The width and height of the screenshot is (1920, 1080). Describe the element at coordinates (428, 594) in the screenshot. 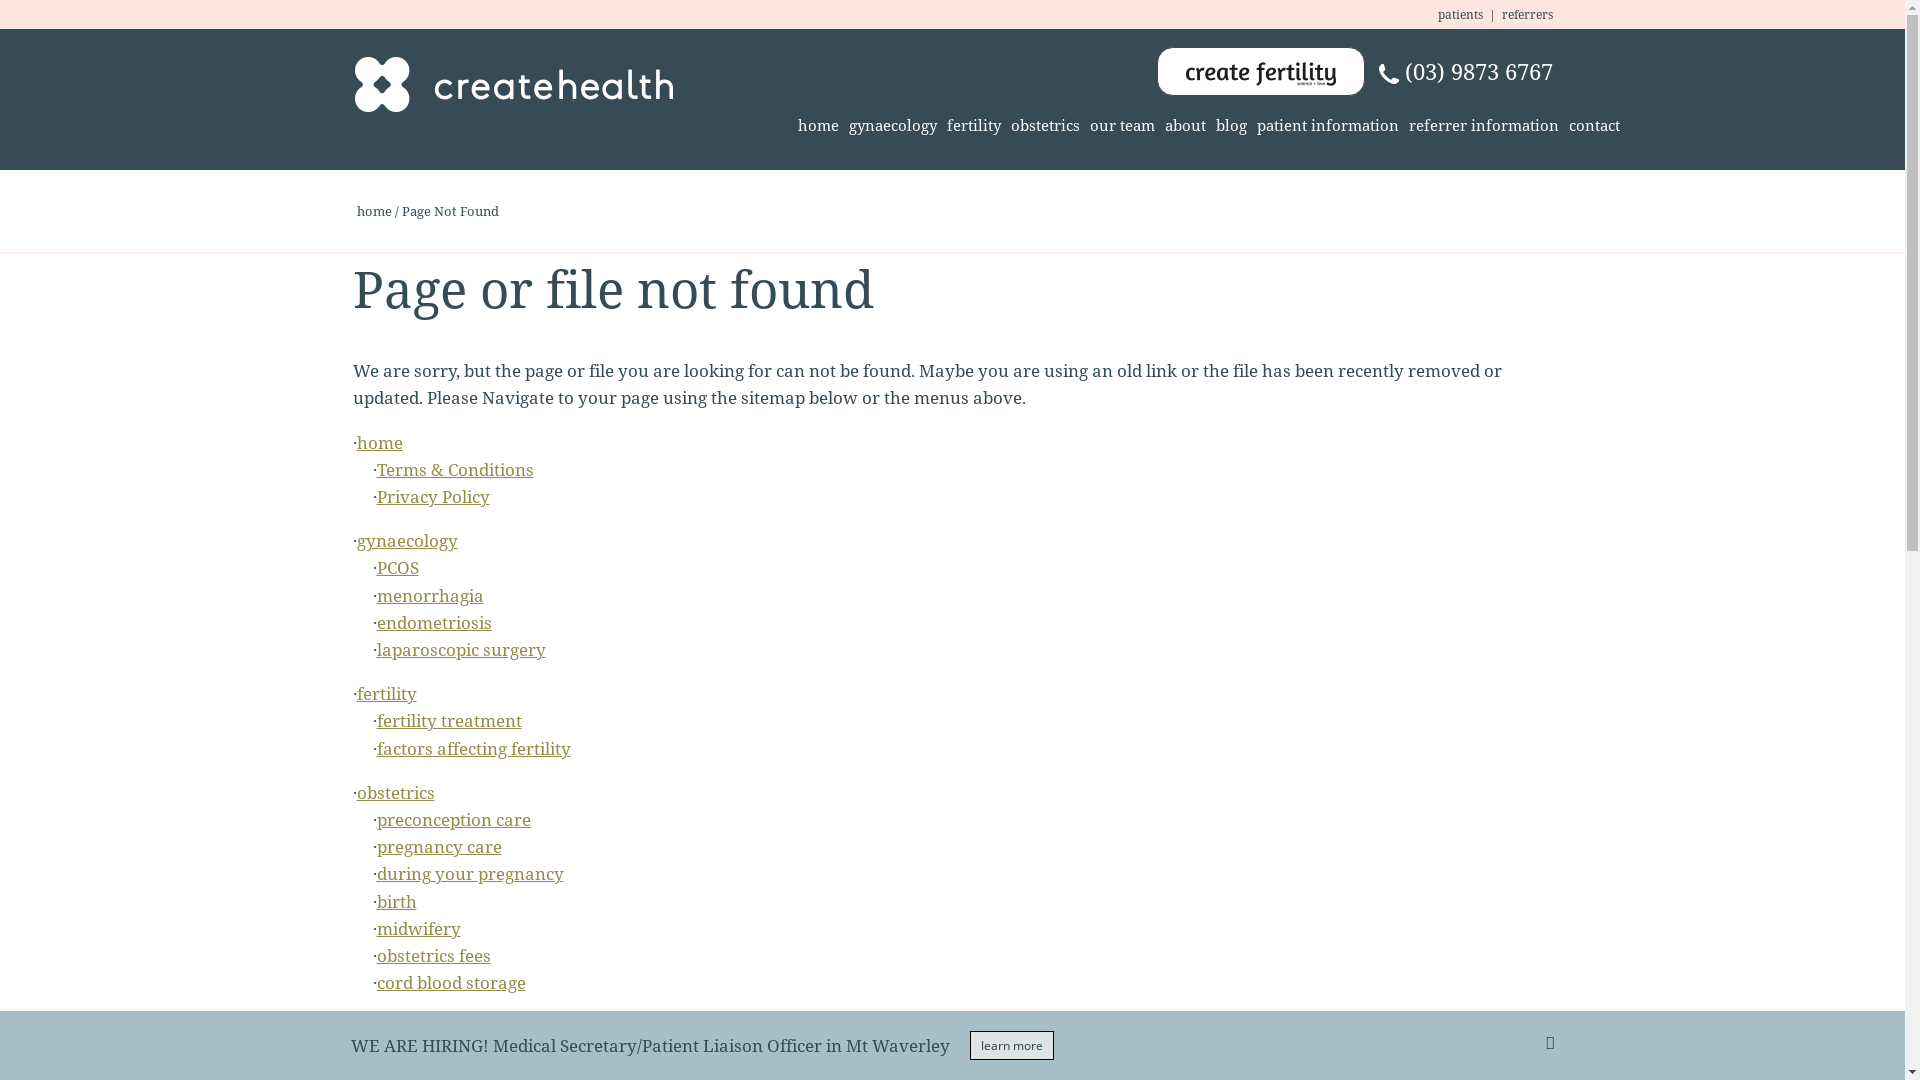

I see `'menorrhagia'` at that location.